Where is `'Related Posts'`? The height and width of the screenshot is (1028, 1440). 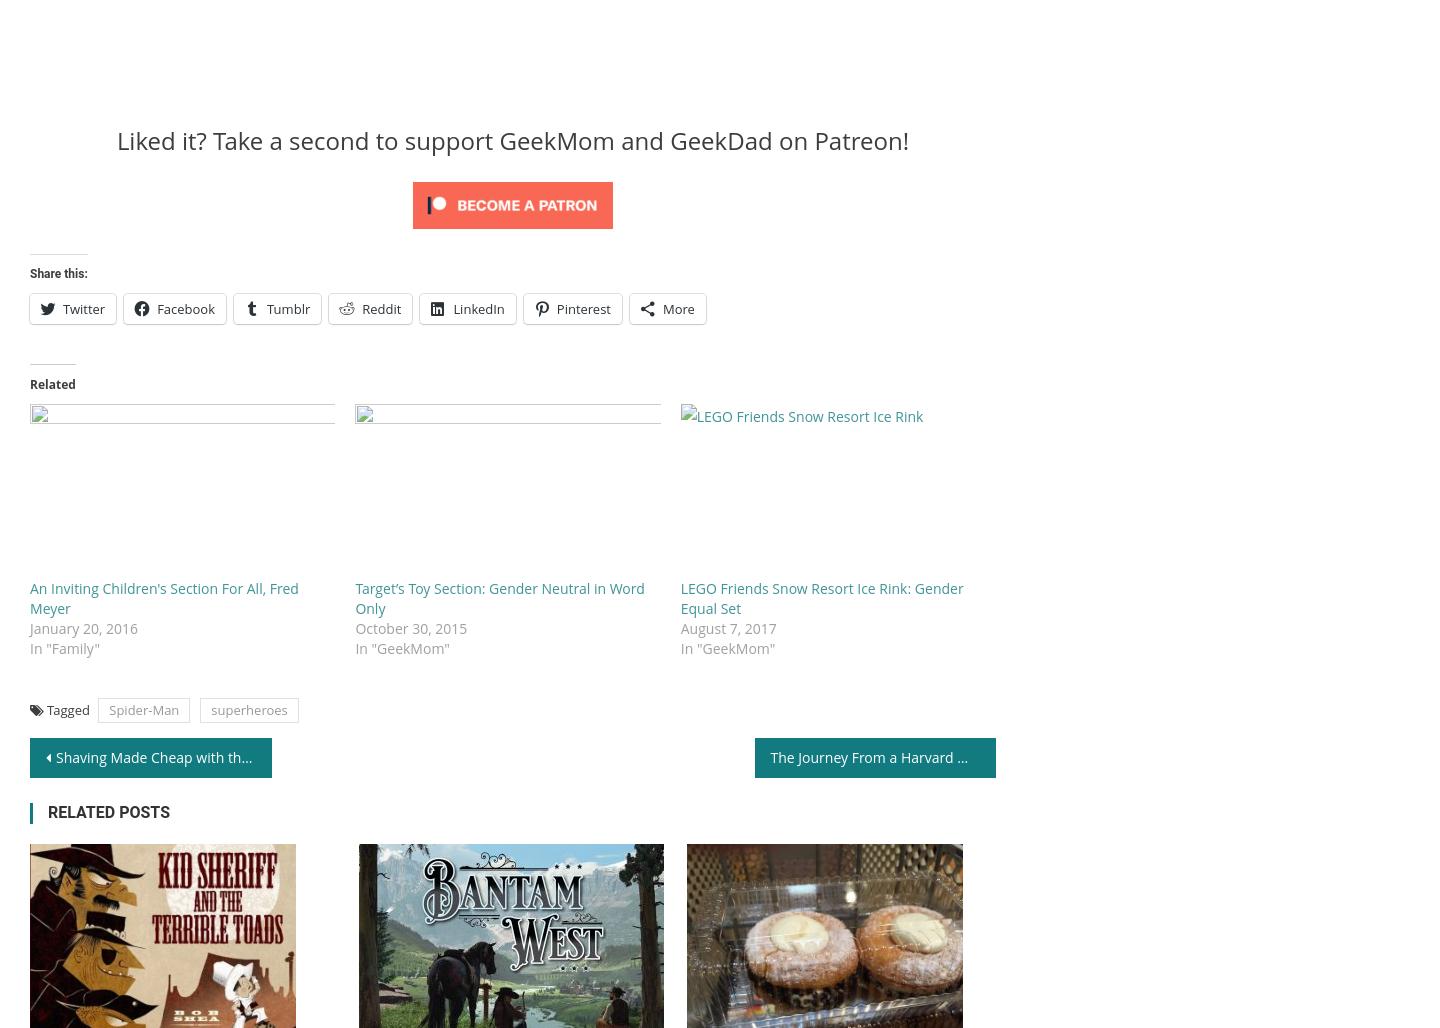 'Related Posts' is located at coordinates (108, 812).